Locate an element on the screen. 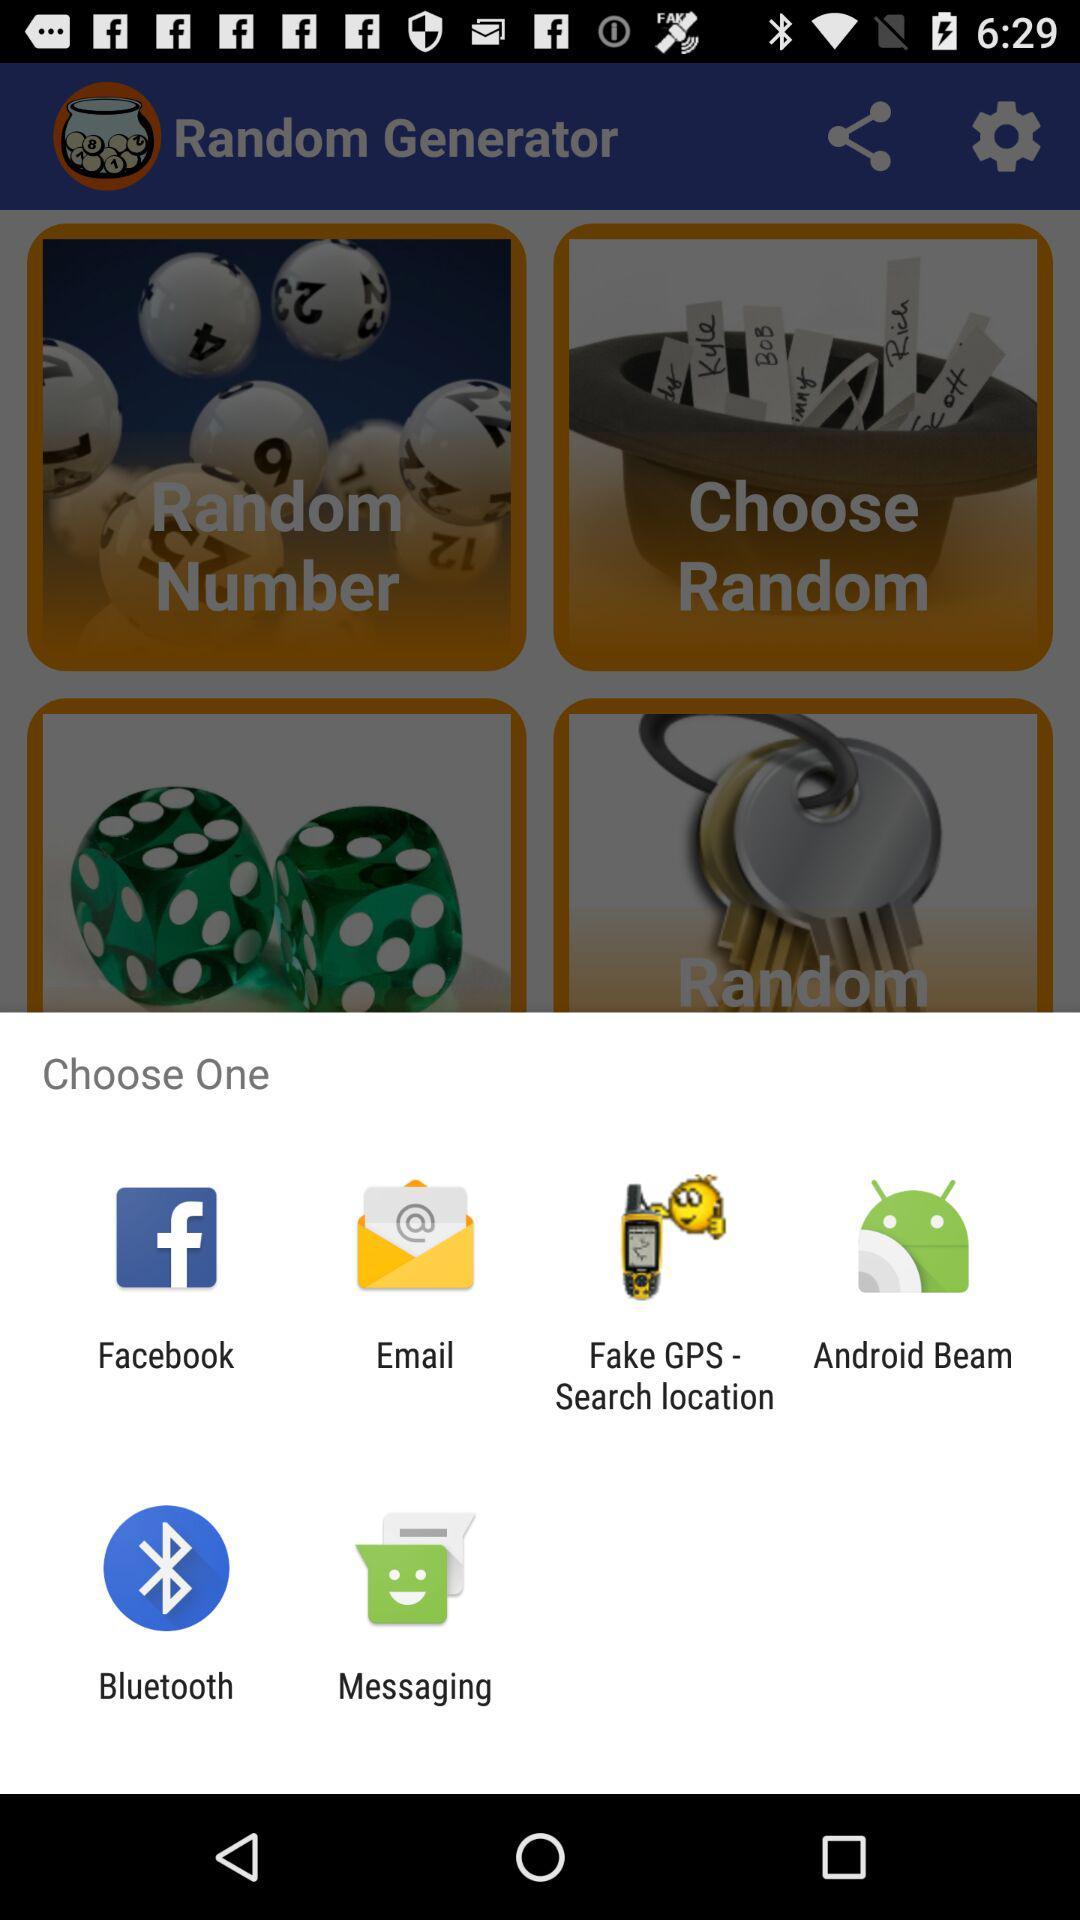  email is located at coordinates (414, 1374).